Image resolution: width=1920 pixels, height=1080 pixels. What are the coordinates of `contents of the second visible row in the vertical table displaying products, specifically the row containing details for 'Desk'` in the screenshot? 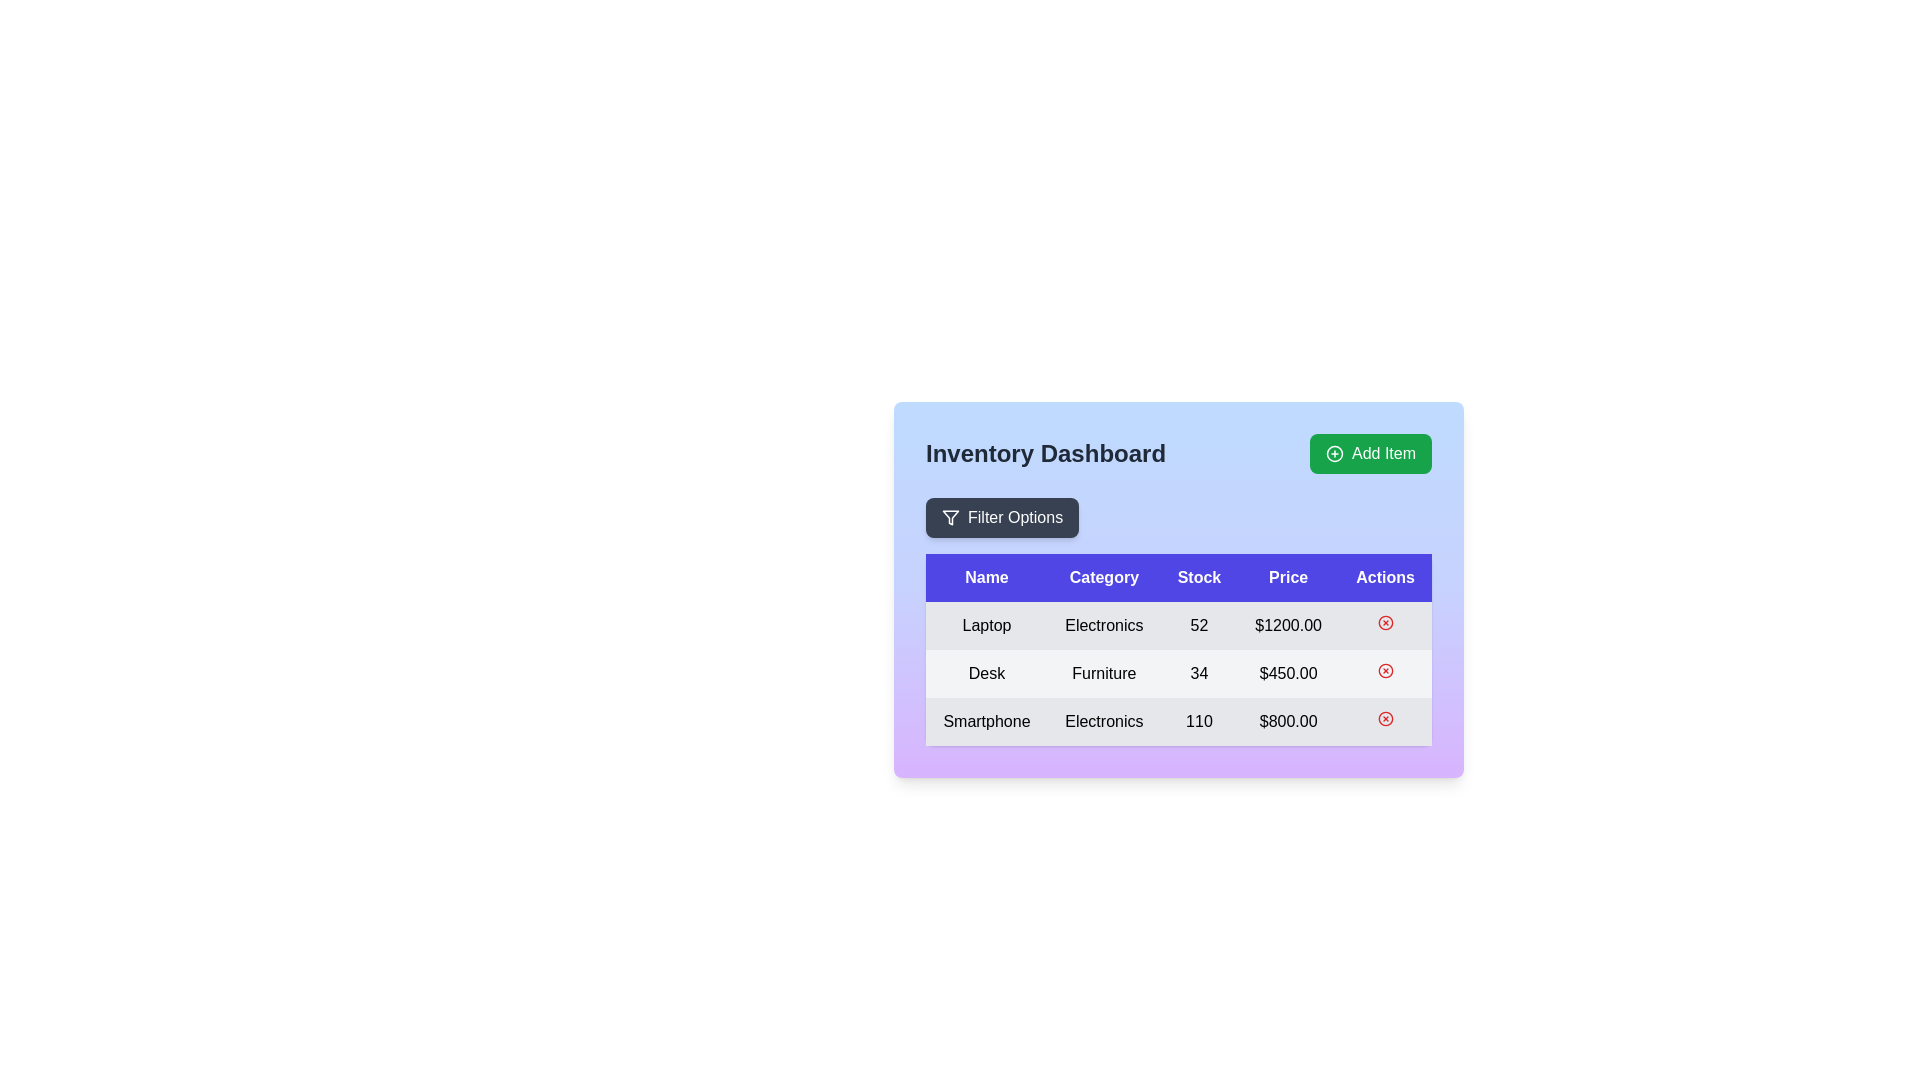 It's located at (1179, 650).